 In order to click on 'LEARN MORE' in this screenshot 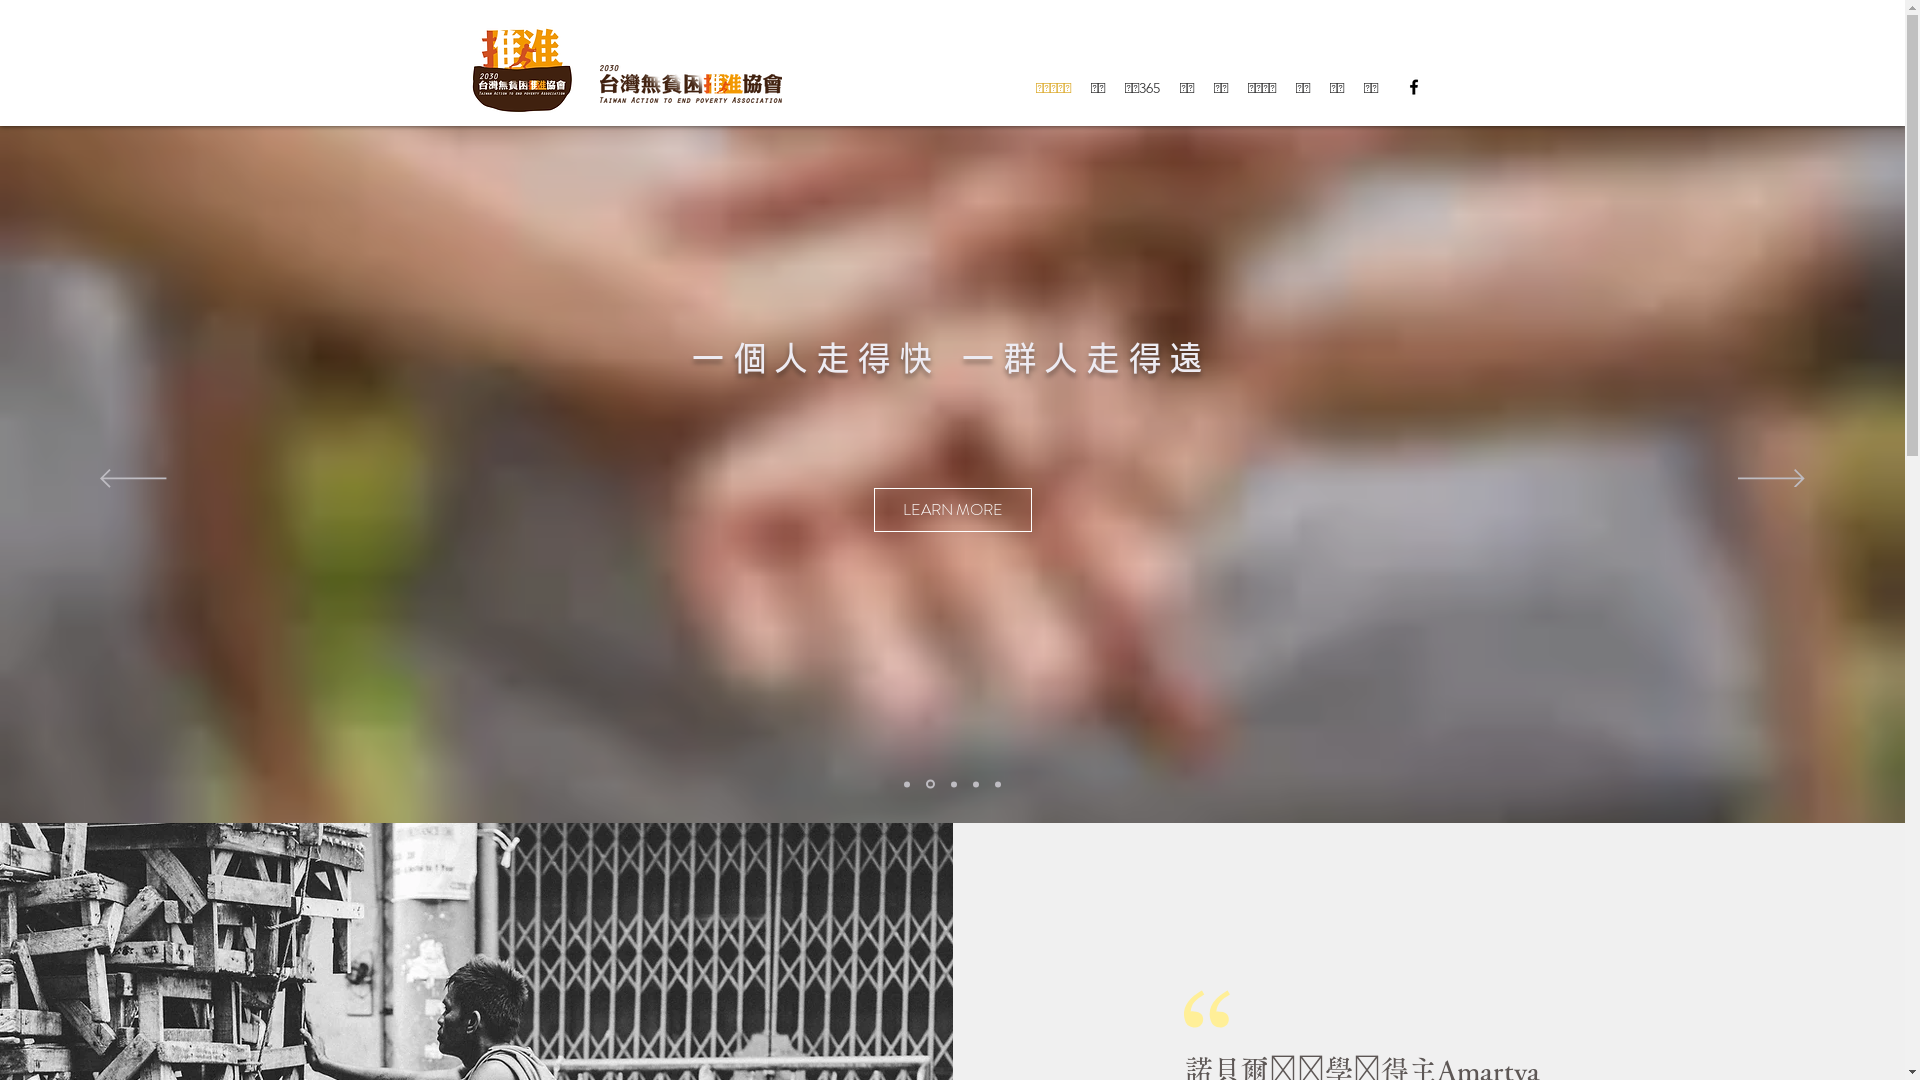, I will do `click(925, 508)`.